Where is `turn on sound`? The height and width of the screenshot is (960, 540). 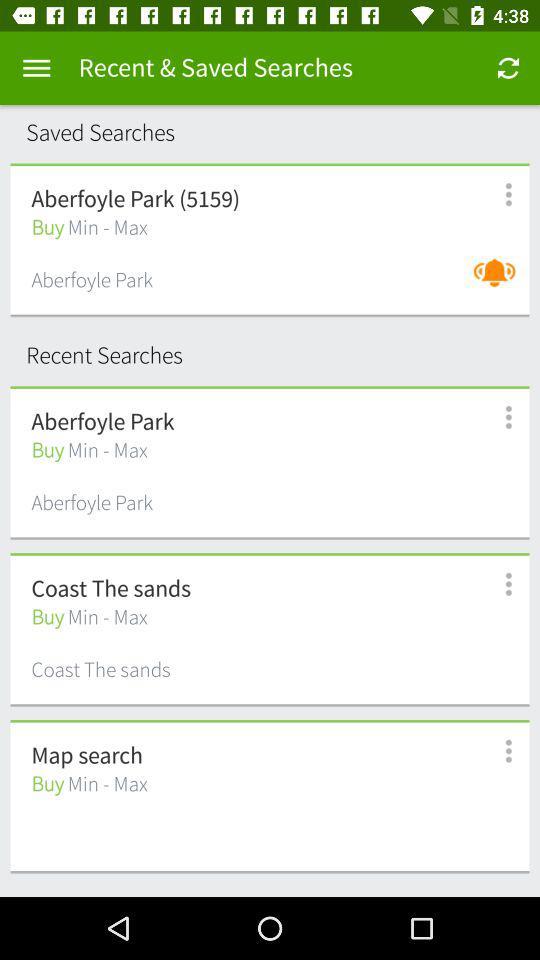 turn on sound is located at coordinates (498, 282).